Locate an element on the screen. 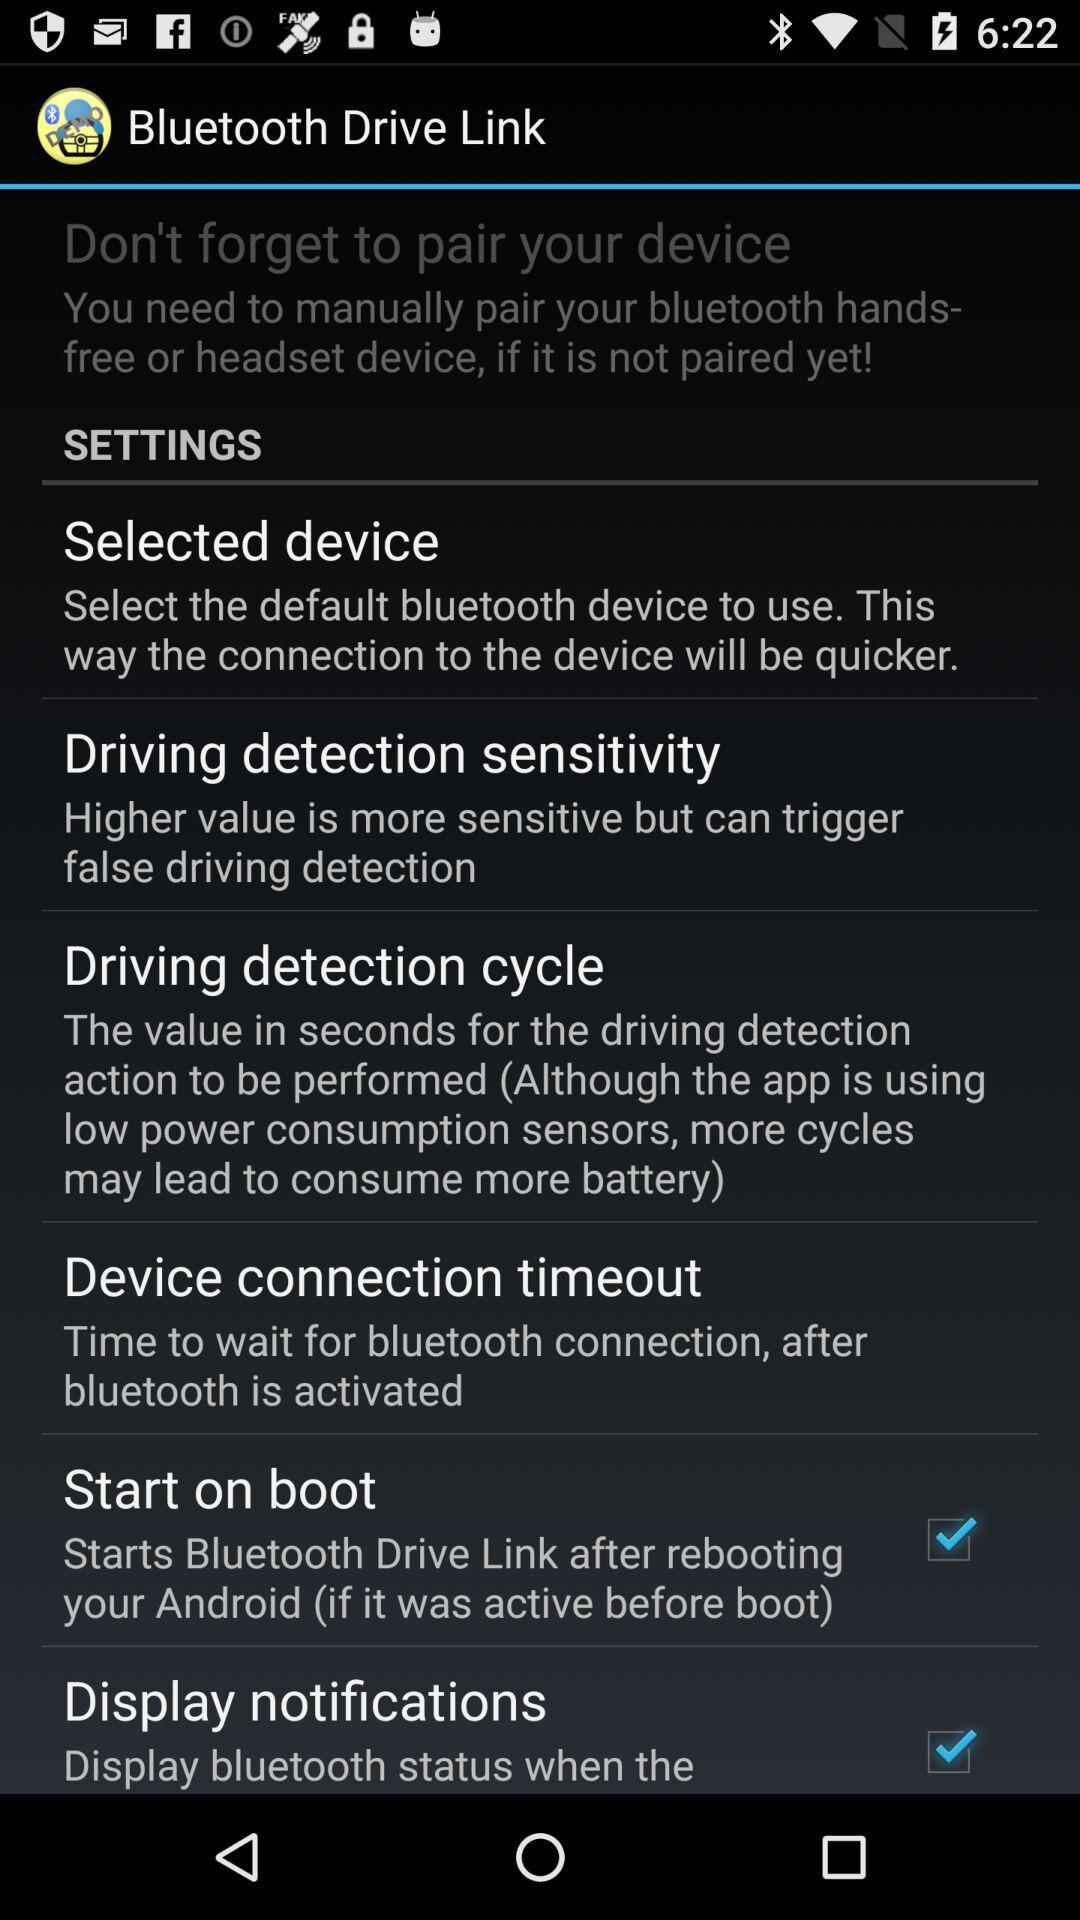  the display bluetooth status item is located at coordinates (463, 1764).